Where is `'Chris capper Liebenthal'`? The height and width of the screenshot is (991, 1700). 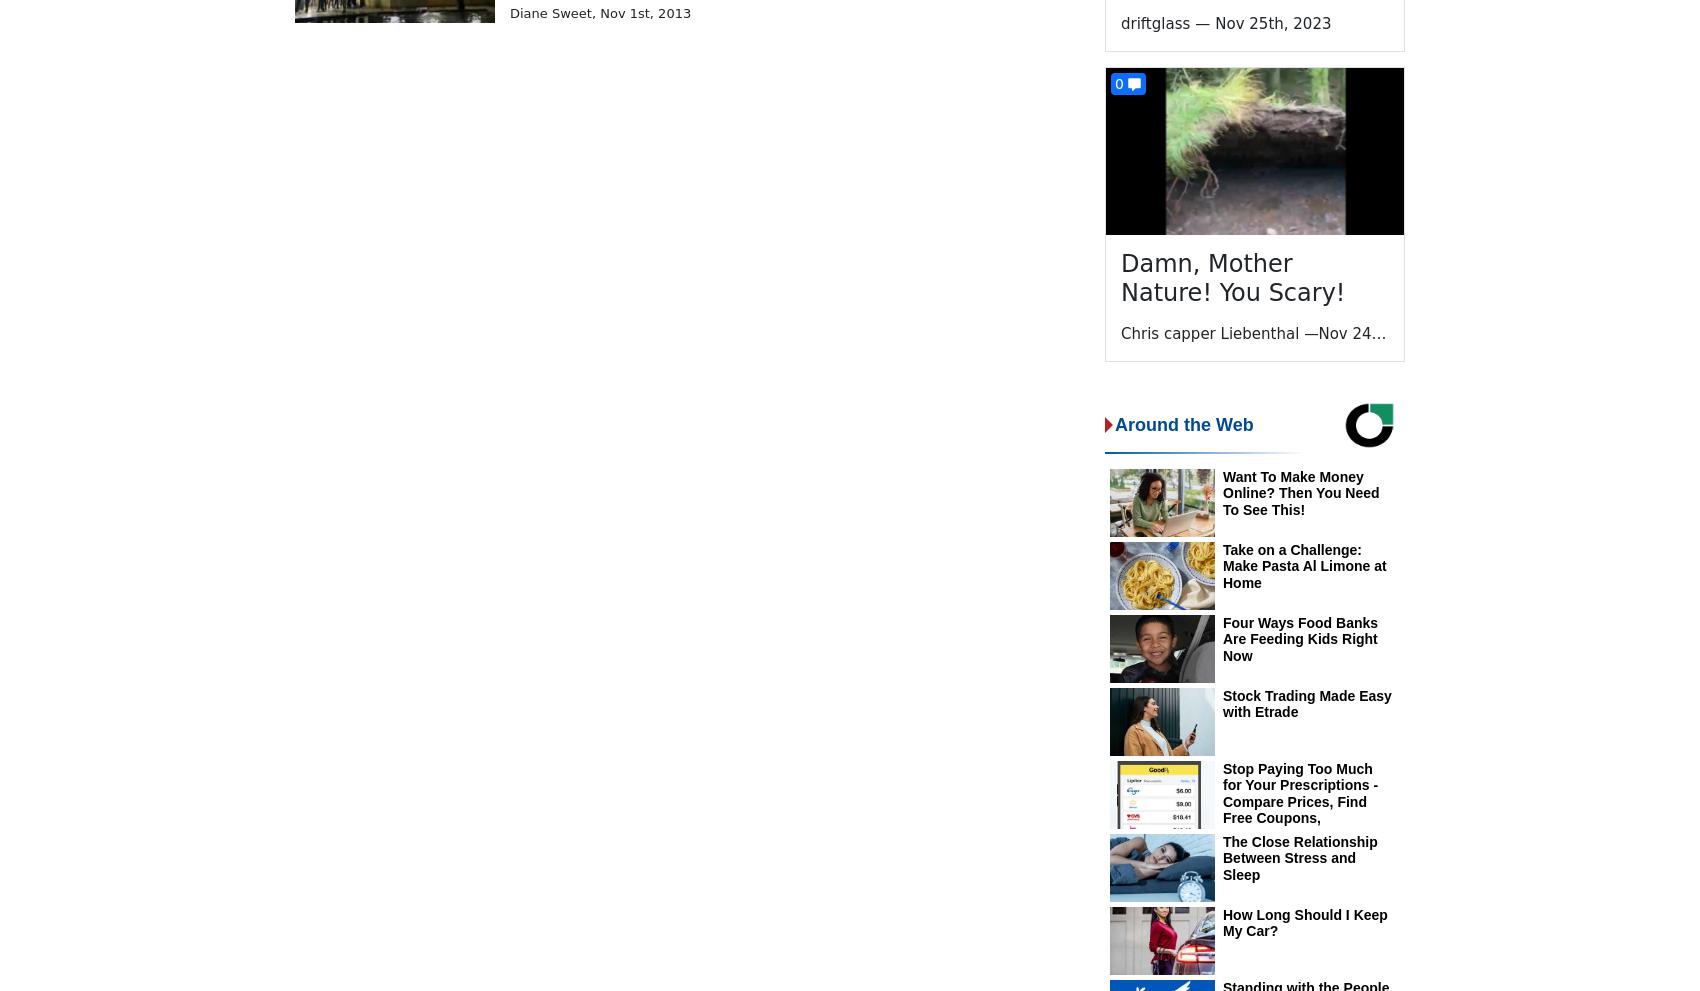 'Chris capper Liebenthal' is located at coordinates (1120, 333).